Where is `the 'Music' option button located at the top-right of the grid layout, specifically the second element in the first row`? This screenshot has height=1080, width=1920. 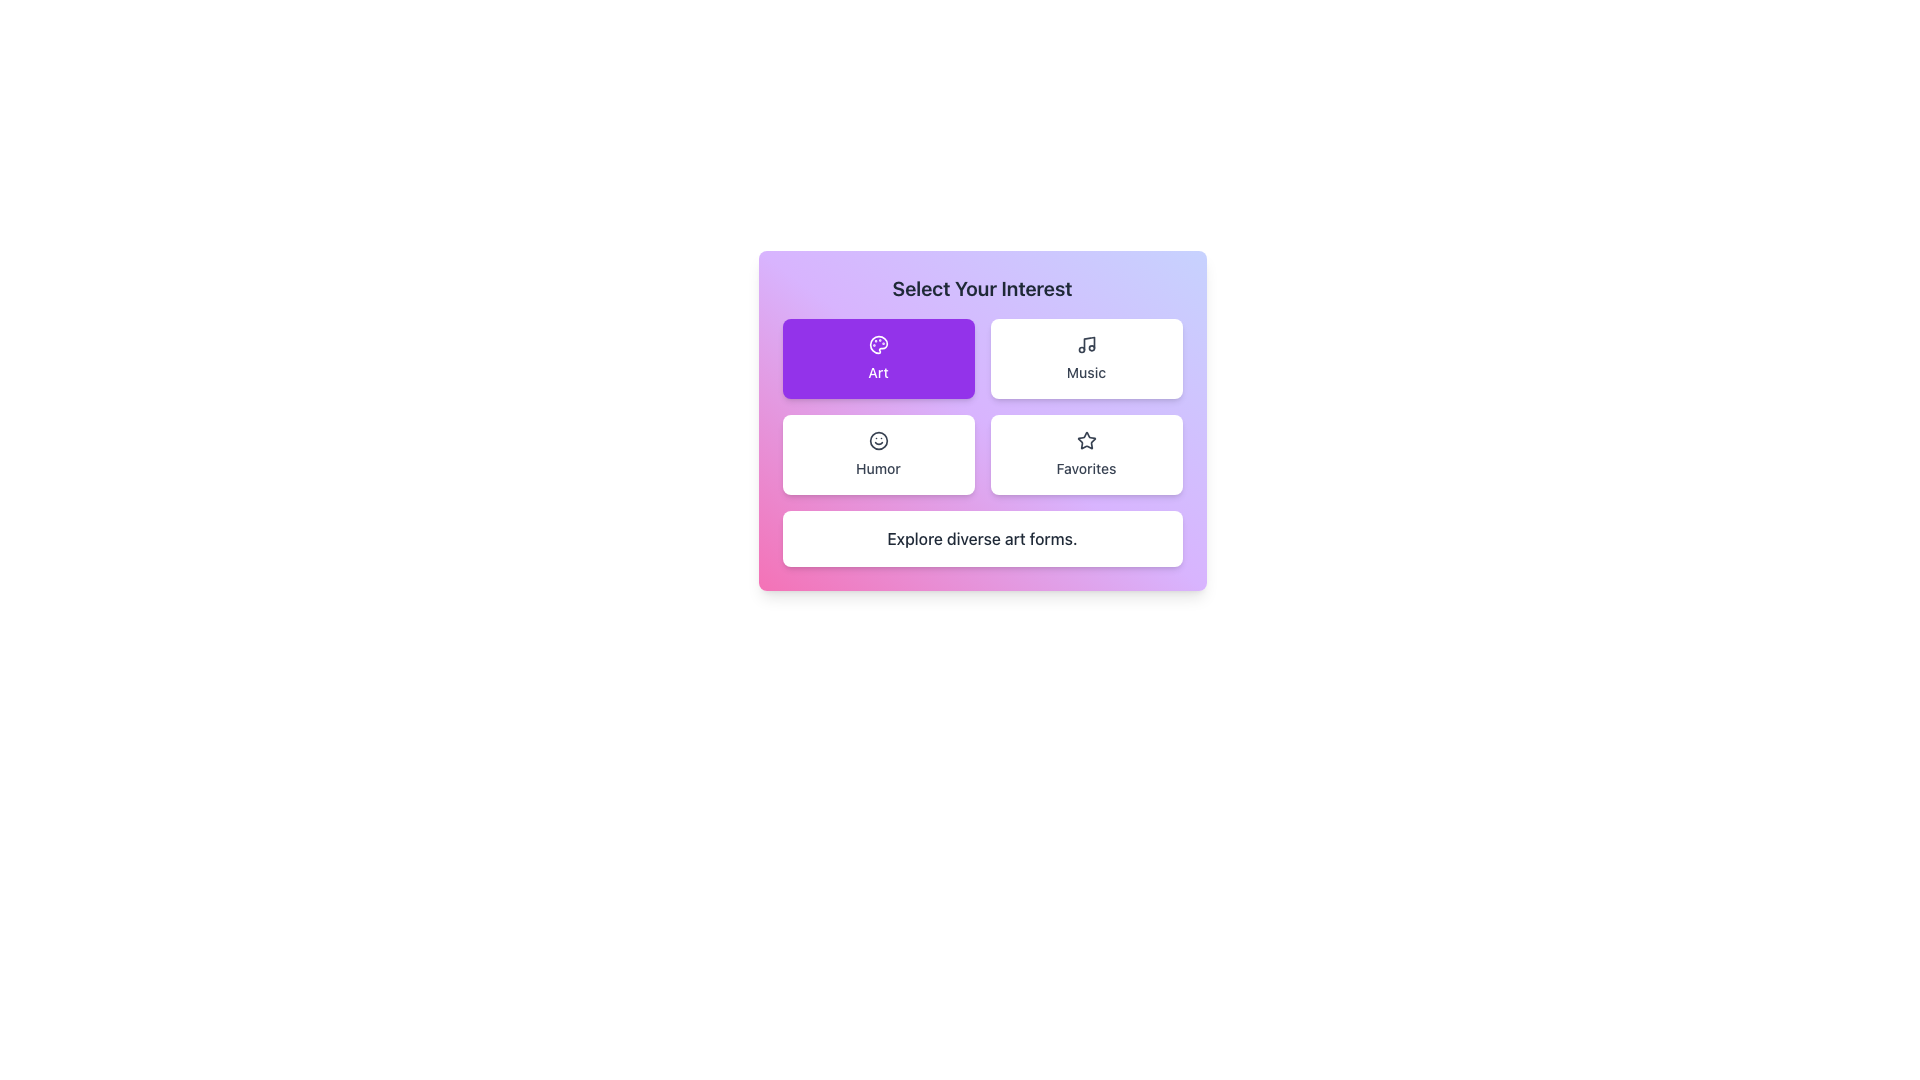 the 'Music' option button located at the top-right of the grid layout, specifically the second element in the first row is located at coordinates (1085, 357).